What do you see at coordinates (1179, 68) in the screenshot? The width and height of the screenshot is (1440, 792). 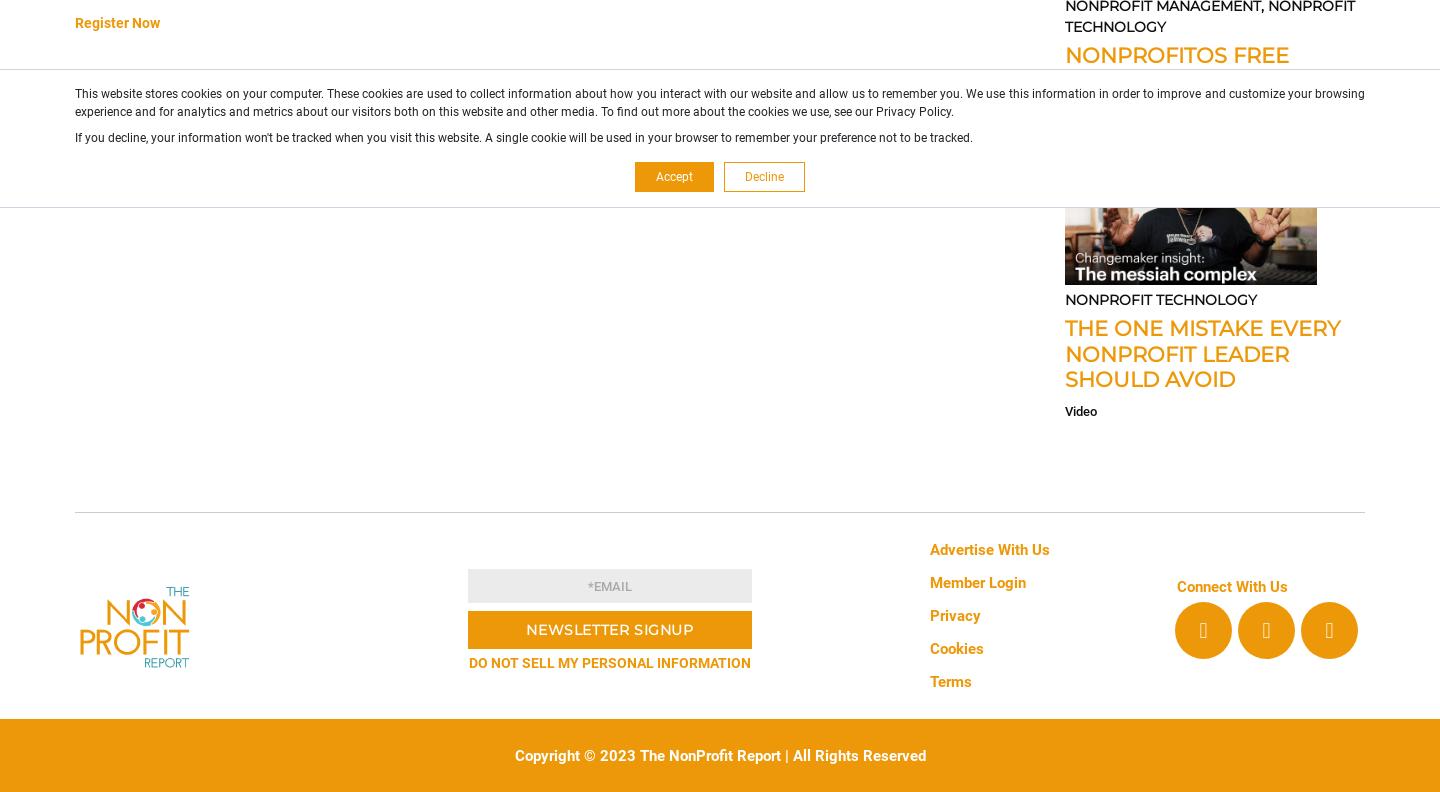 I see `'NonprofitOS Free Chrome Extension'` at bounding box center [1179, 68].